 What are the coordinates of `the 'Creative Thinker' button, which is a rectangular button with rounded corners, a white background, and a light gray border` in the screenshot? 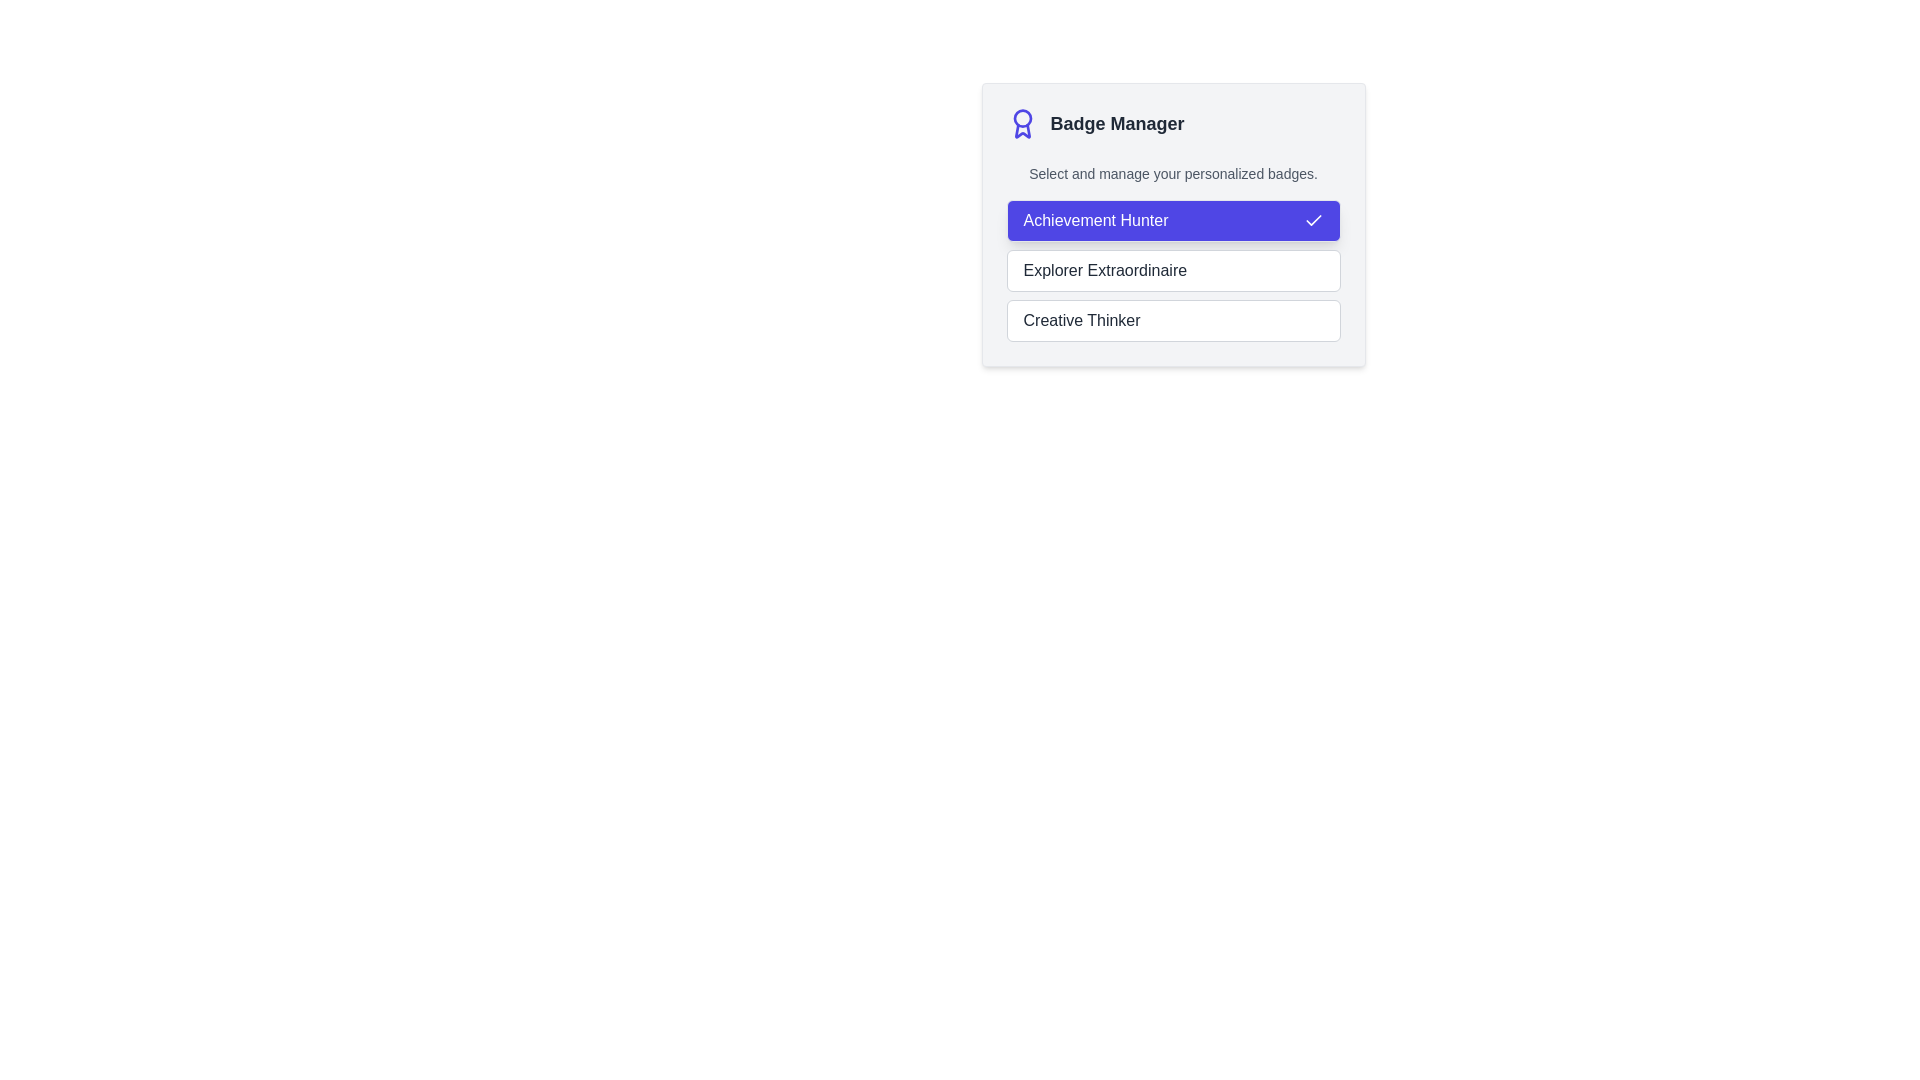 It's located at (1173, 319).